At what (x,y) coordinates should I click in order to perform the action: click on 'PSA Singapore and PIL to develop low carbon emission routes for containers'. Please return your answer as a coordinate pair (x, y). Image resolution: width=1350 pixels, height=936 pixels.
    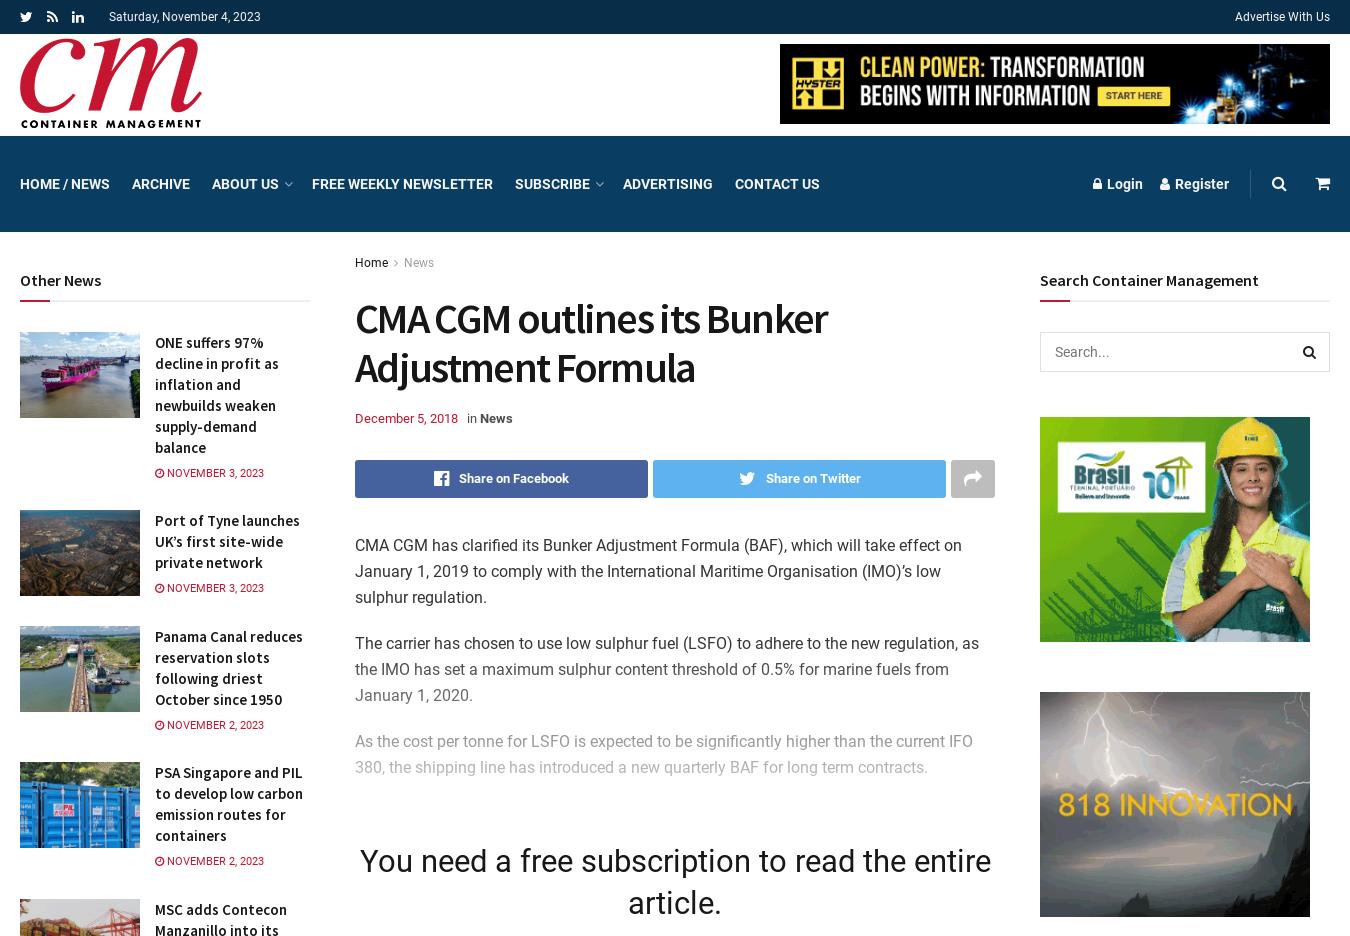
    Looking at the image, I should click on (227, 803).